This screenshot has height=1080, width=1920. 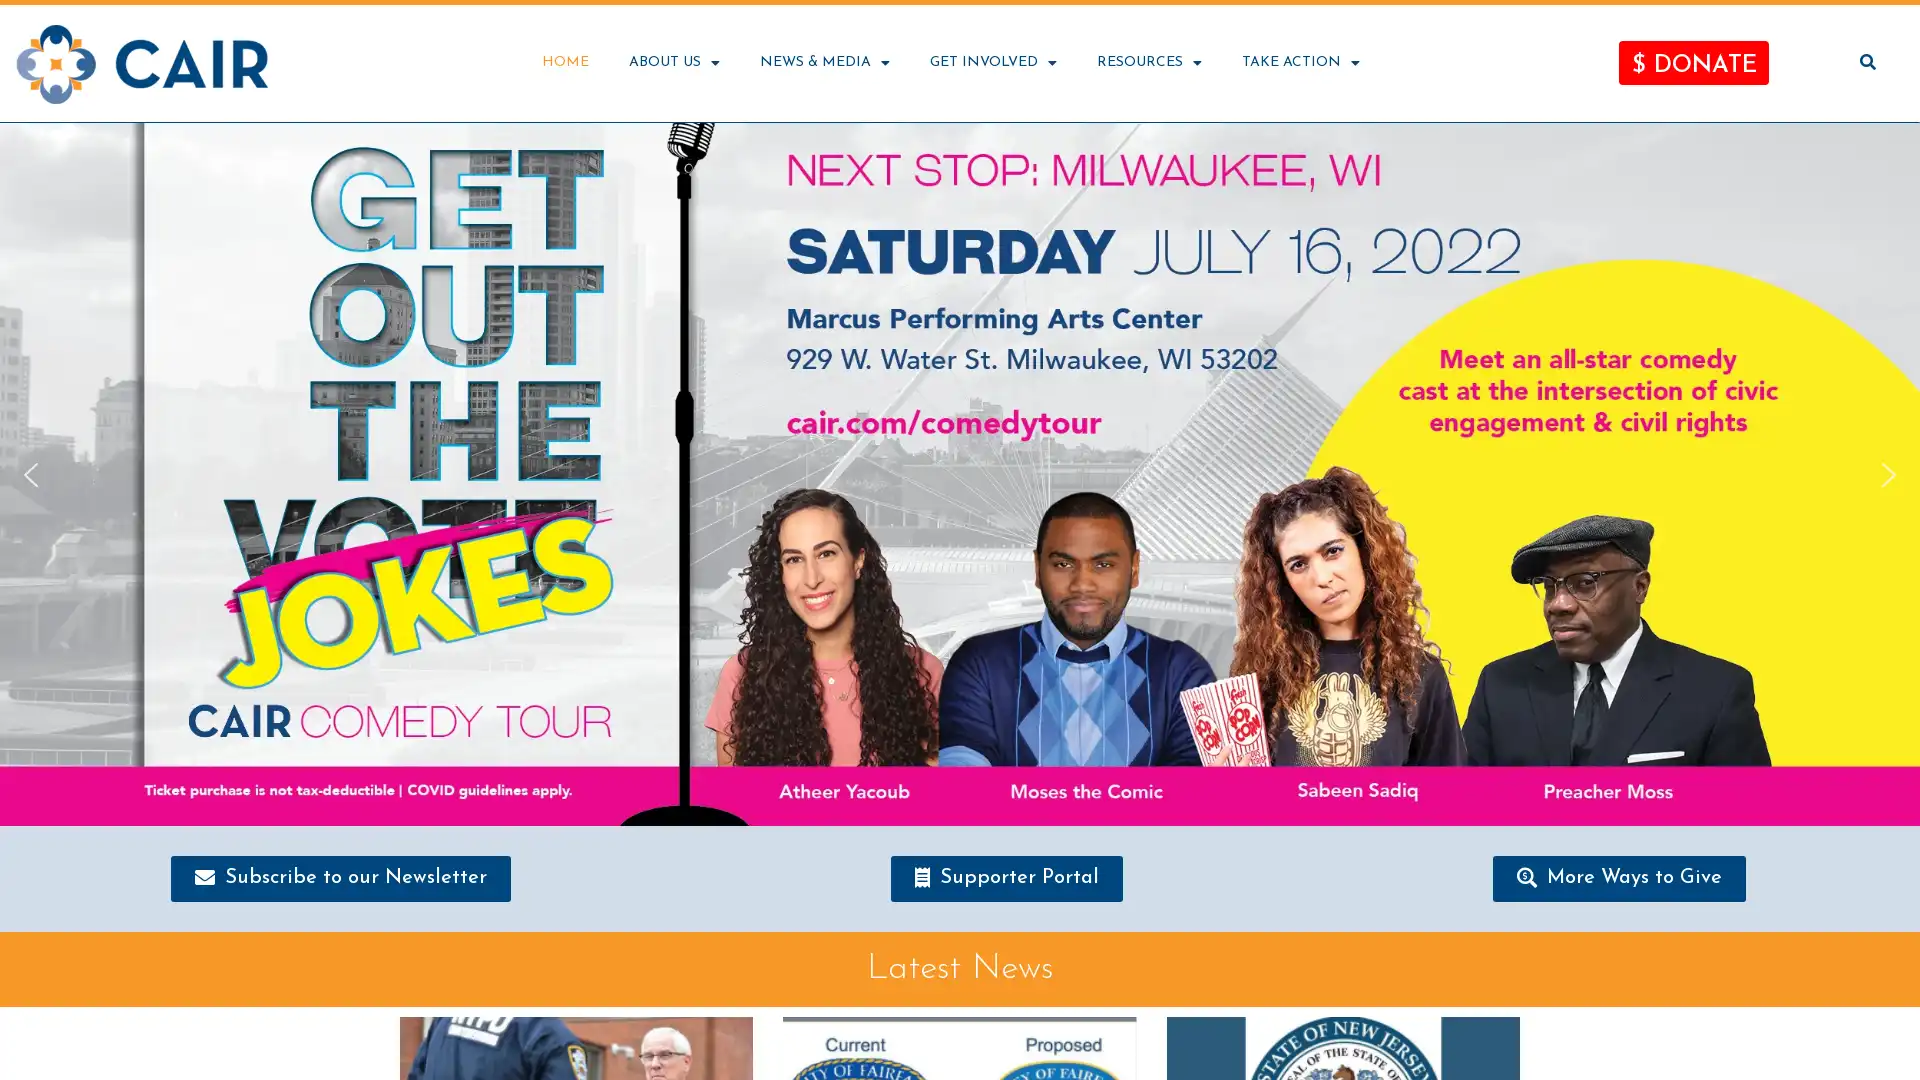 I want to click on Supporter Portal, so click(x=1007, y=878).